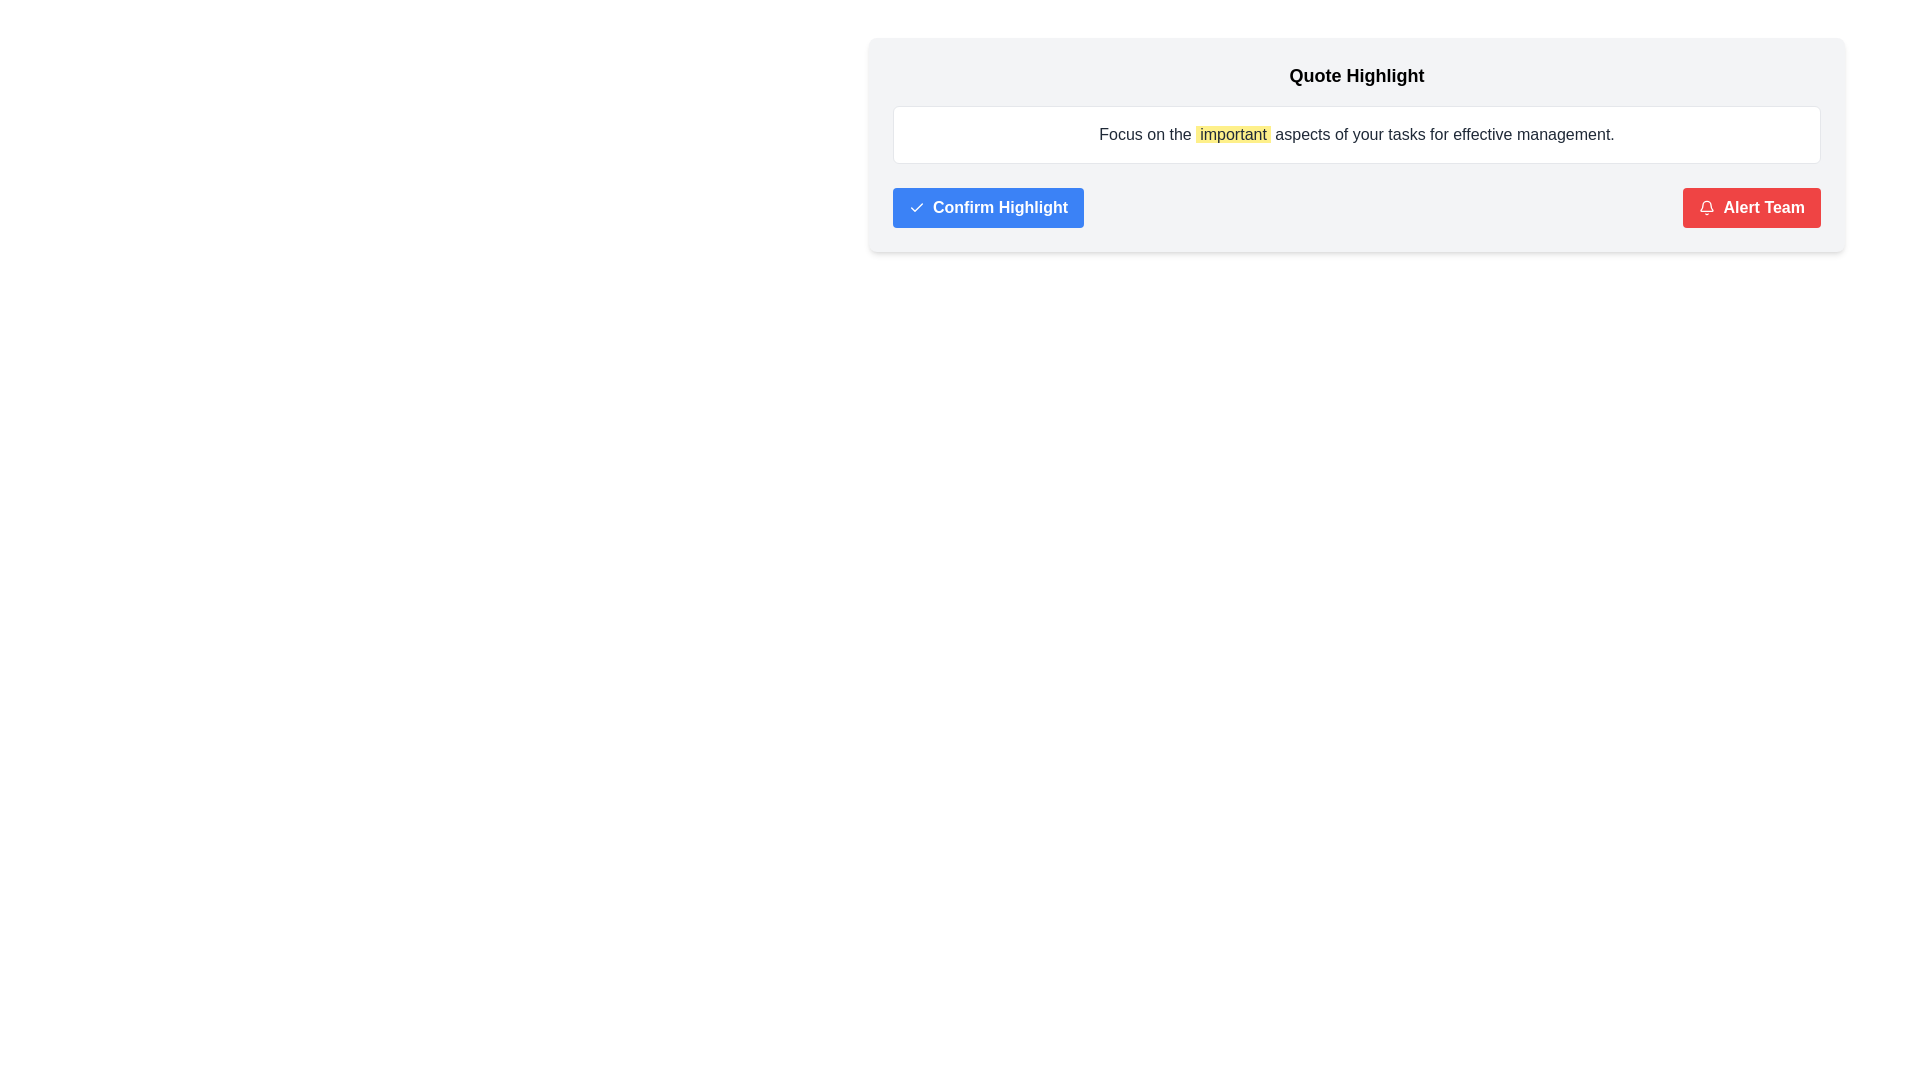  What do you see at coordinates (1751, 208) in the screenshot?
I see `the 'Alert Team' button located to the right of the 'Confirm Highlight' button` at bounding box center [1751, 208].